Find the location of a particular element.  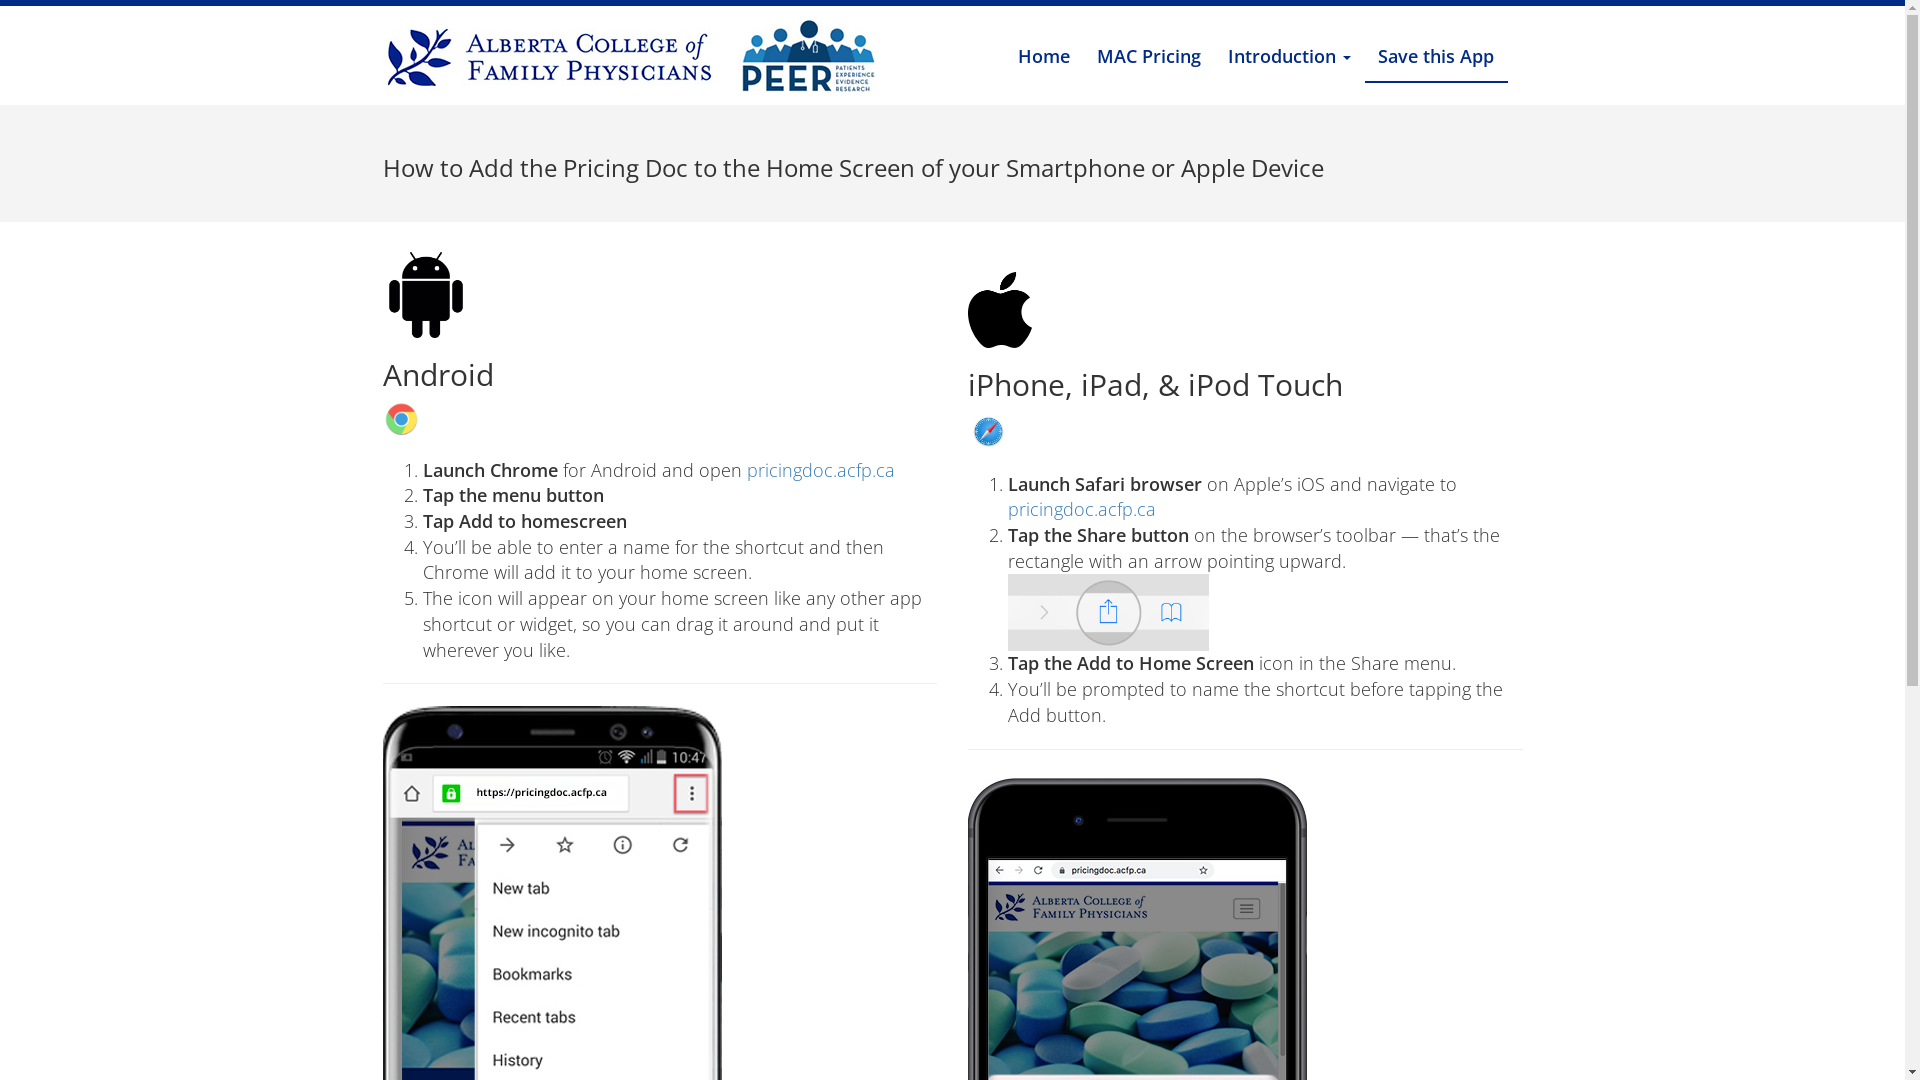

'pricingdoc.acfp.ca' is located at coordinates (1008, 508).